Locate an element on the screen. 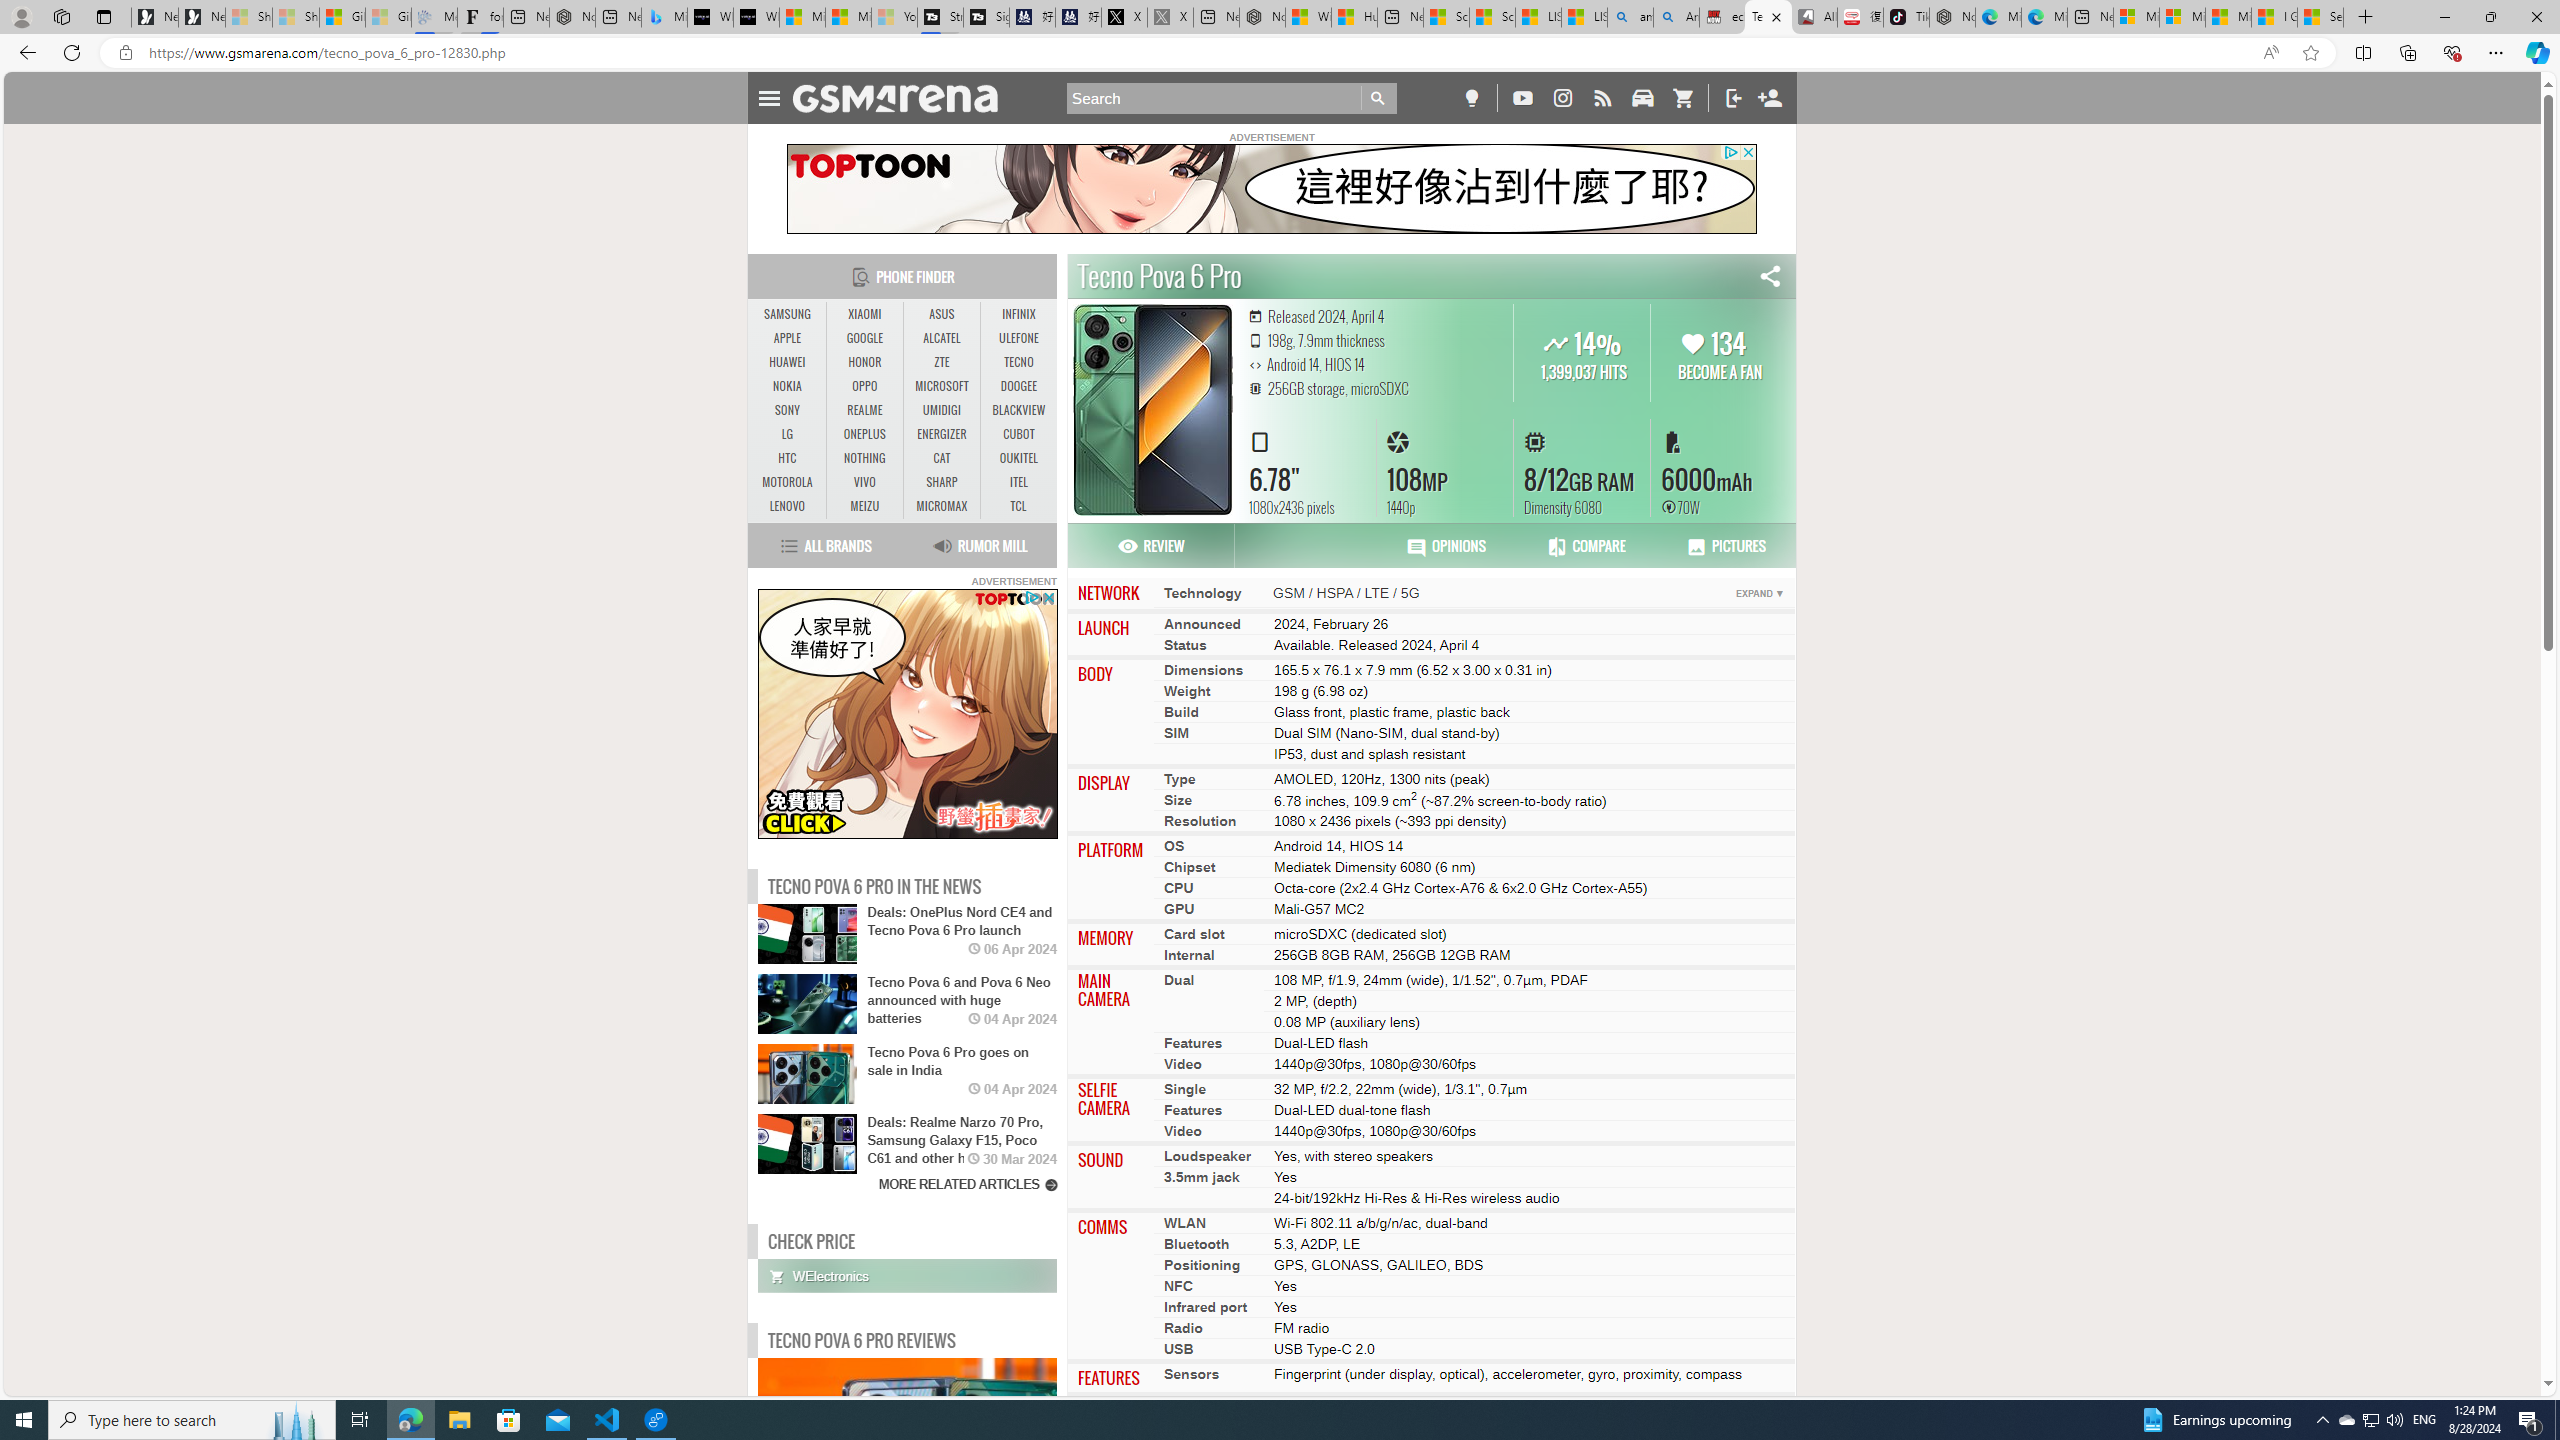  'HUAWEI' is located at coordinates (787, 361).